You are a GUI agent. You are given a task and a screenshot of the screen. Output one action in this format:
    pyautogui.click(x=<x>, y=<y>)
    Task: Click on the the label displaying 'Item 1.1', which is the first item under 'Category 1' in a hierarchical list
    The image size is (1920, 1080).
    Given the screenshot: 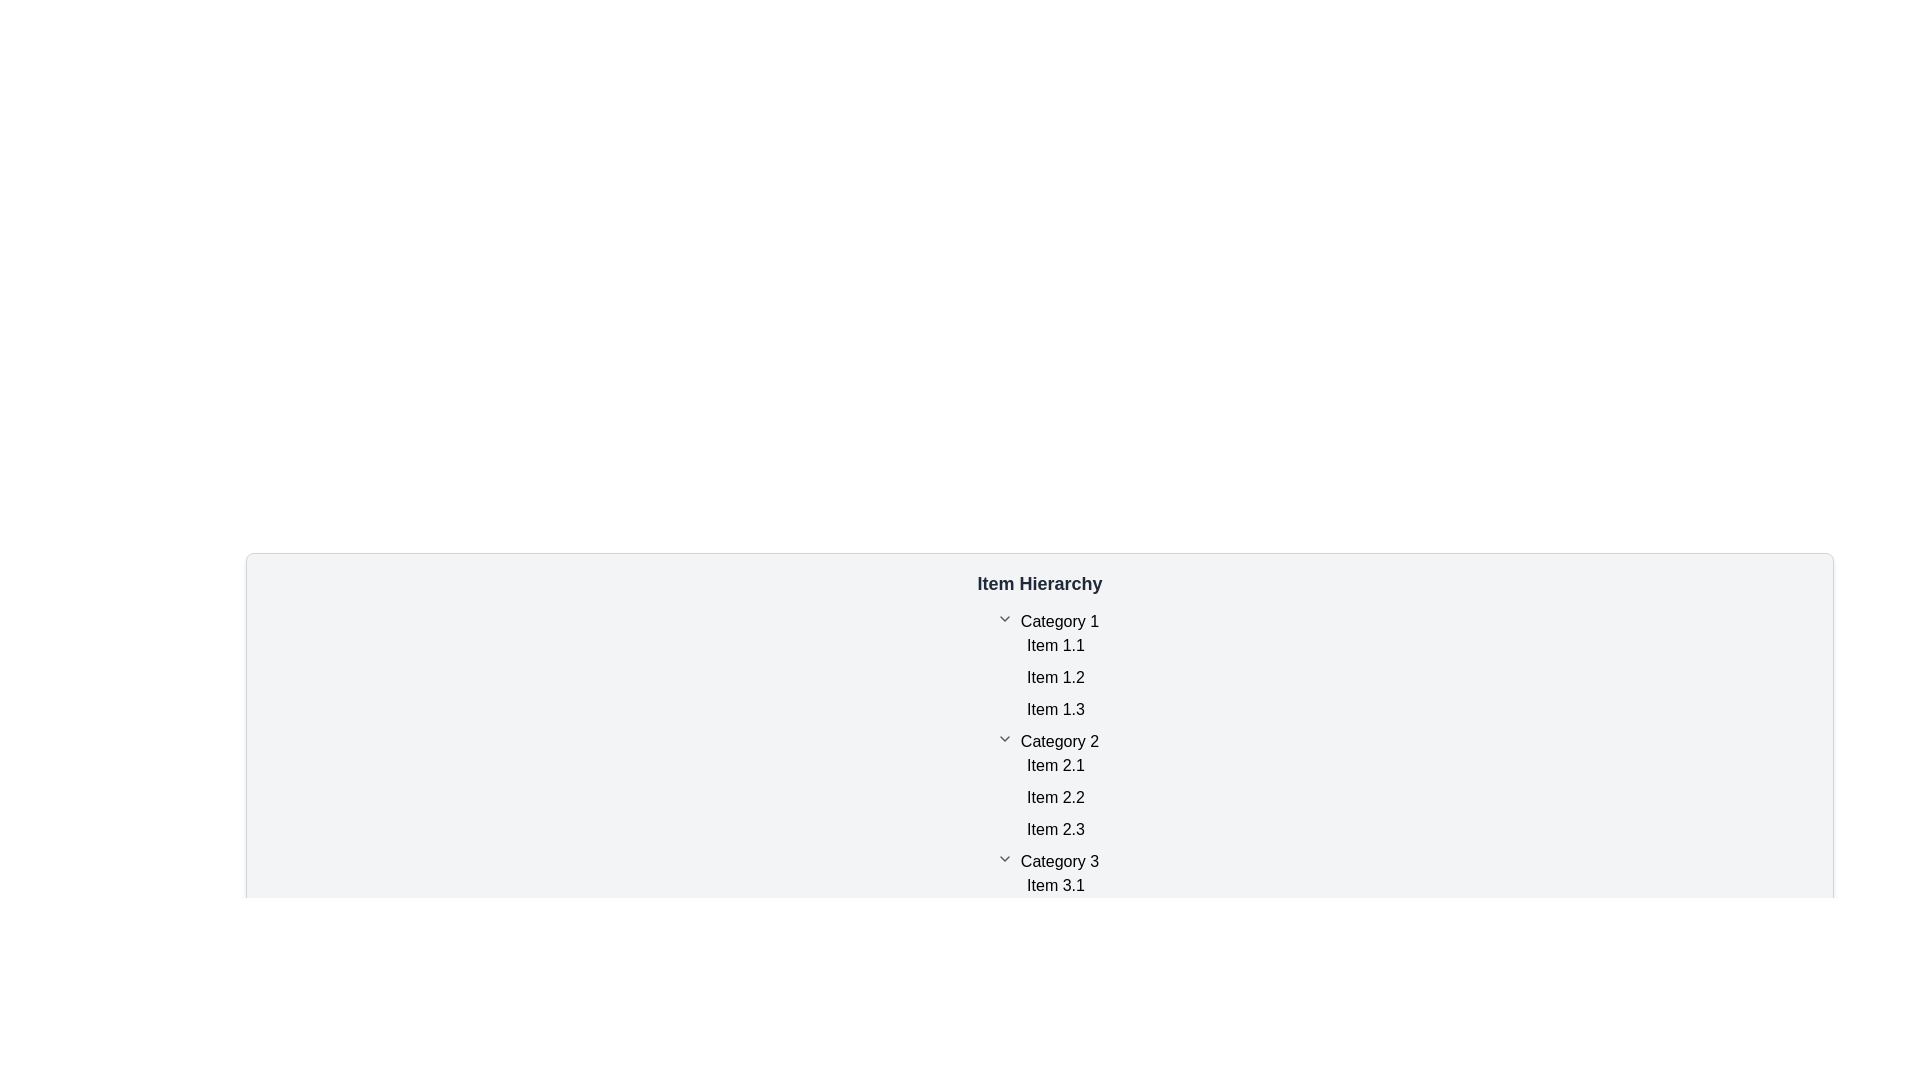 What is the action you would take?
    pyautogui.click(x=1055, y=645)
    